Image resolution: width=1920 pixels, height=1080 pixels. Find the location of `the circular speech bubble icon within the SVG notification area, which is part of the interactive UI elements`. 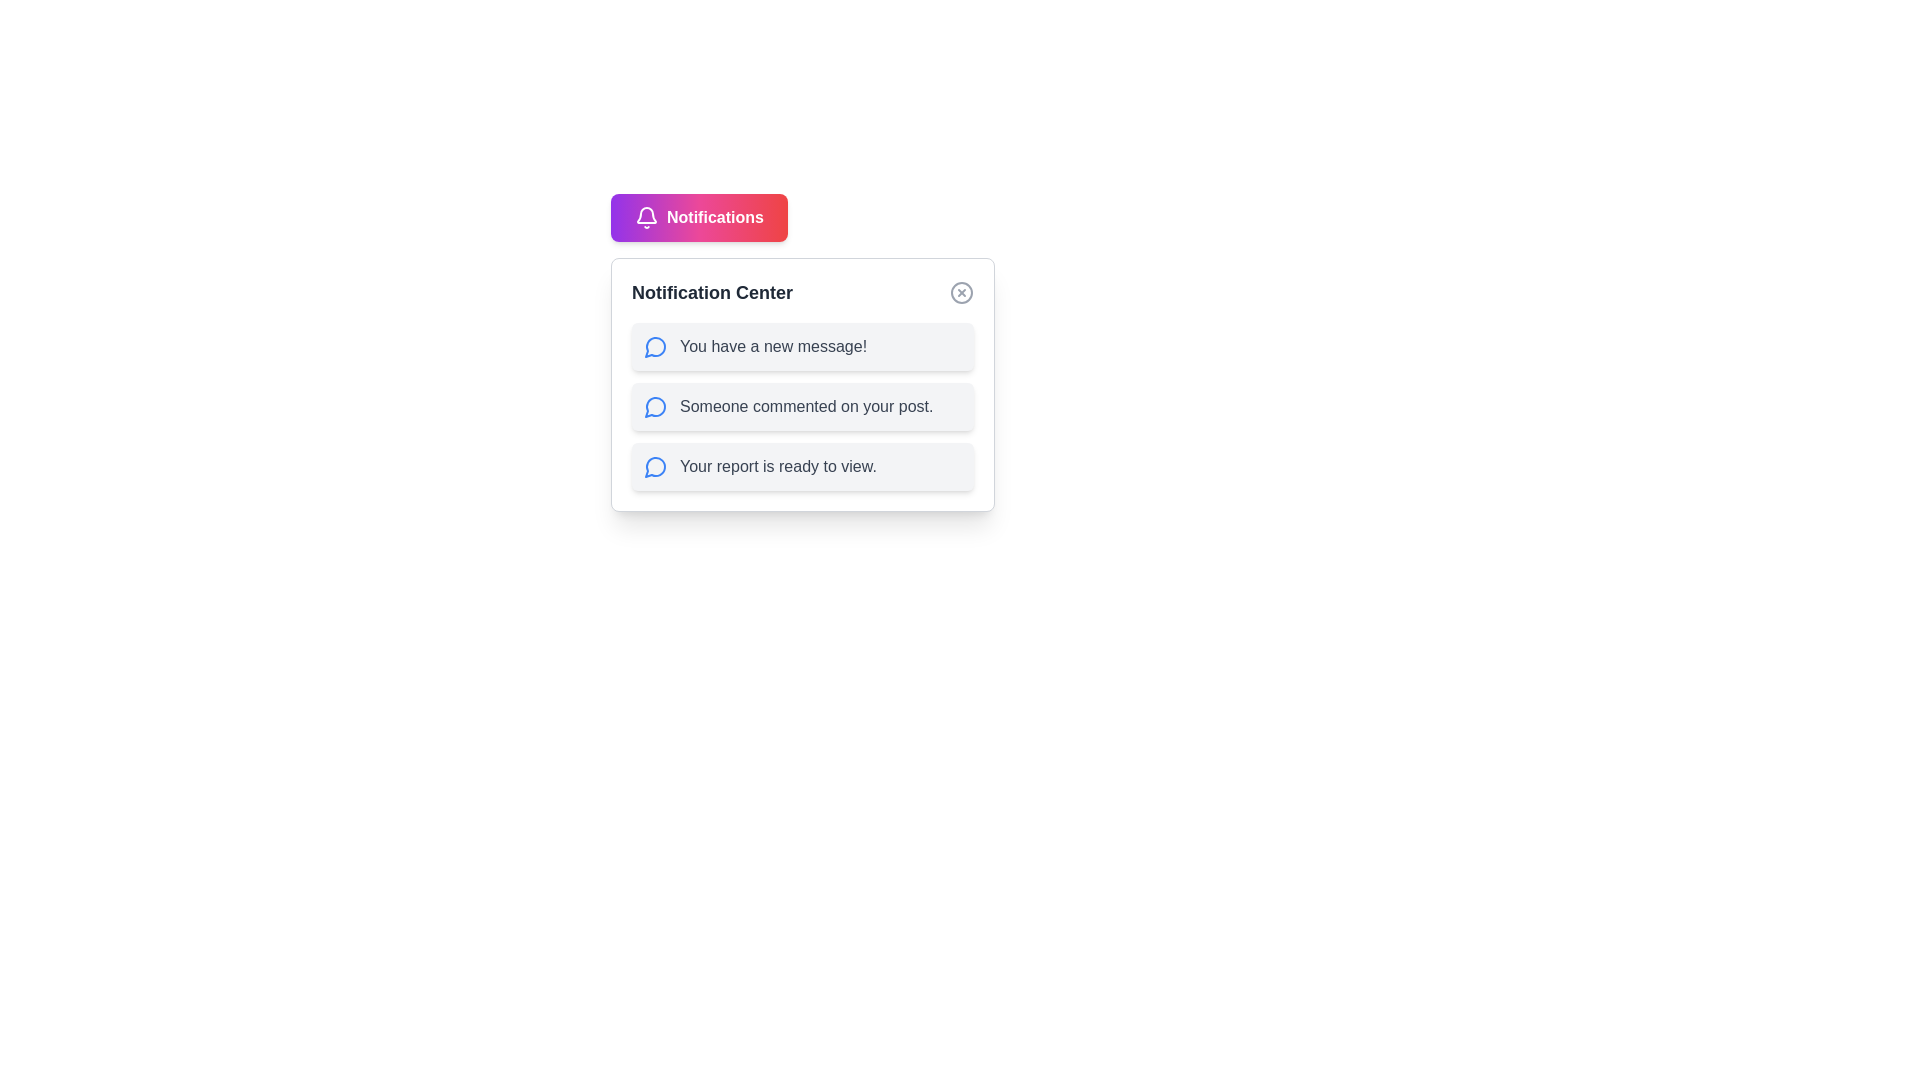

the circular speech bubble icon within the SVG notification area, which is part of the interactive UI elements is located at coordinates (655, 467).